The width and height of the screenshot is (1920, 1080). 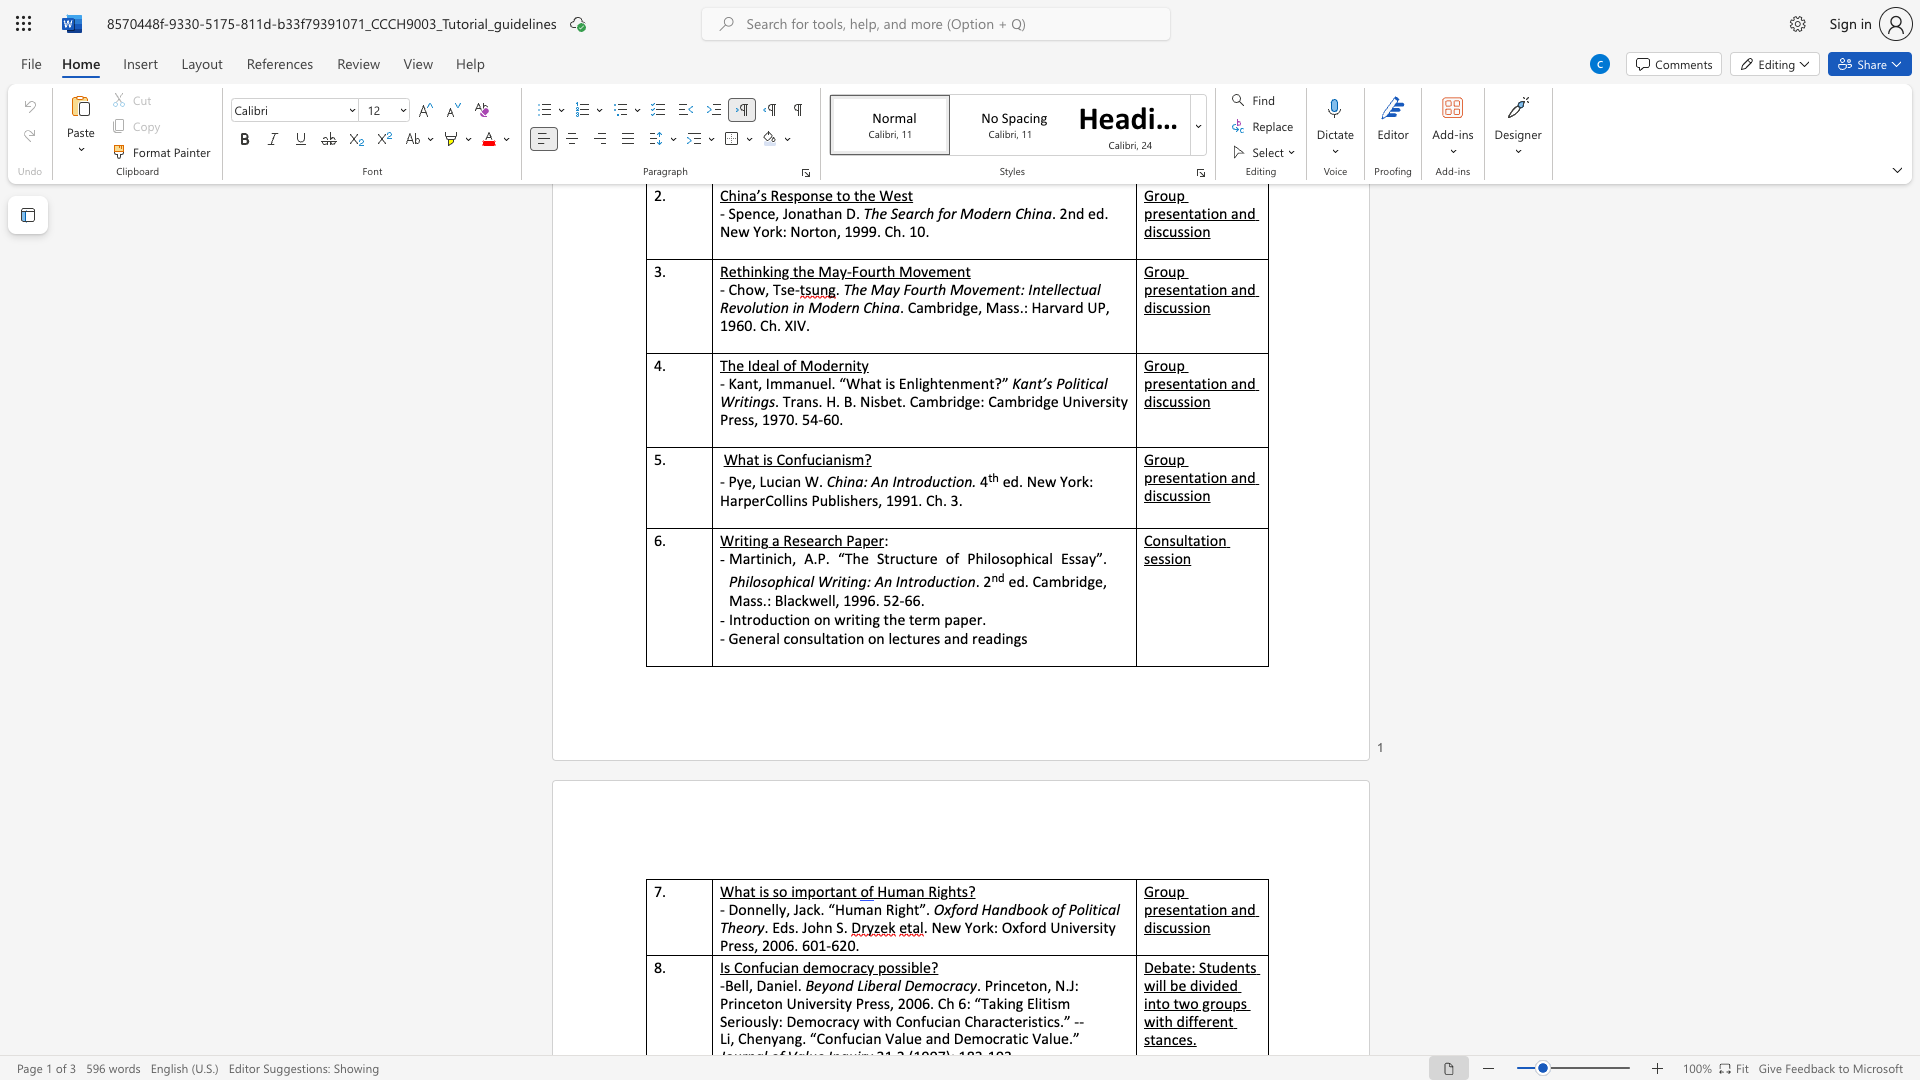 What do you see at coordinates (1177, 927) in the screenshot?
I see `the subset text "ssio" within the text "Group presentation and discussion"` at bounding box center [1177, 927].